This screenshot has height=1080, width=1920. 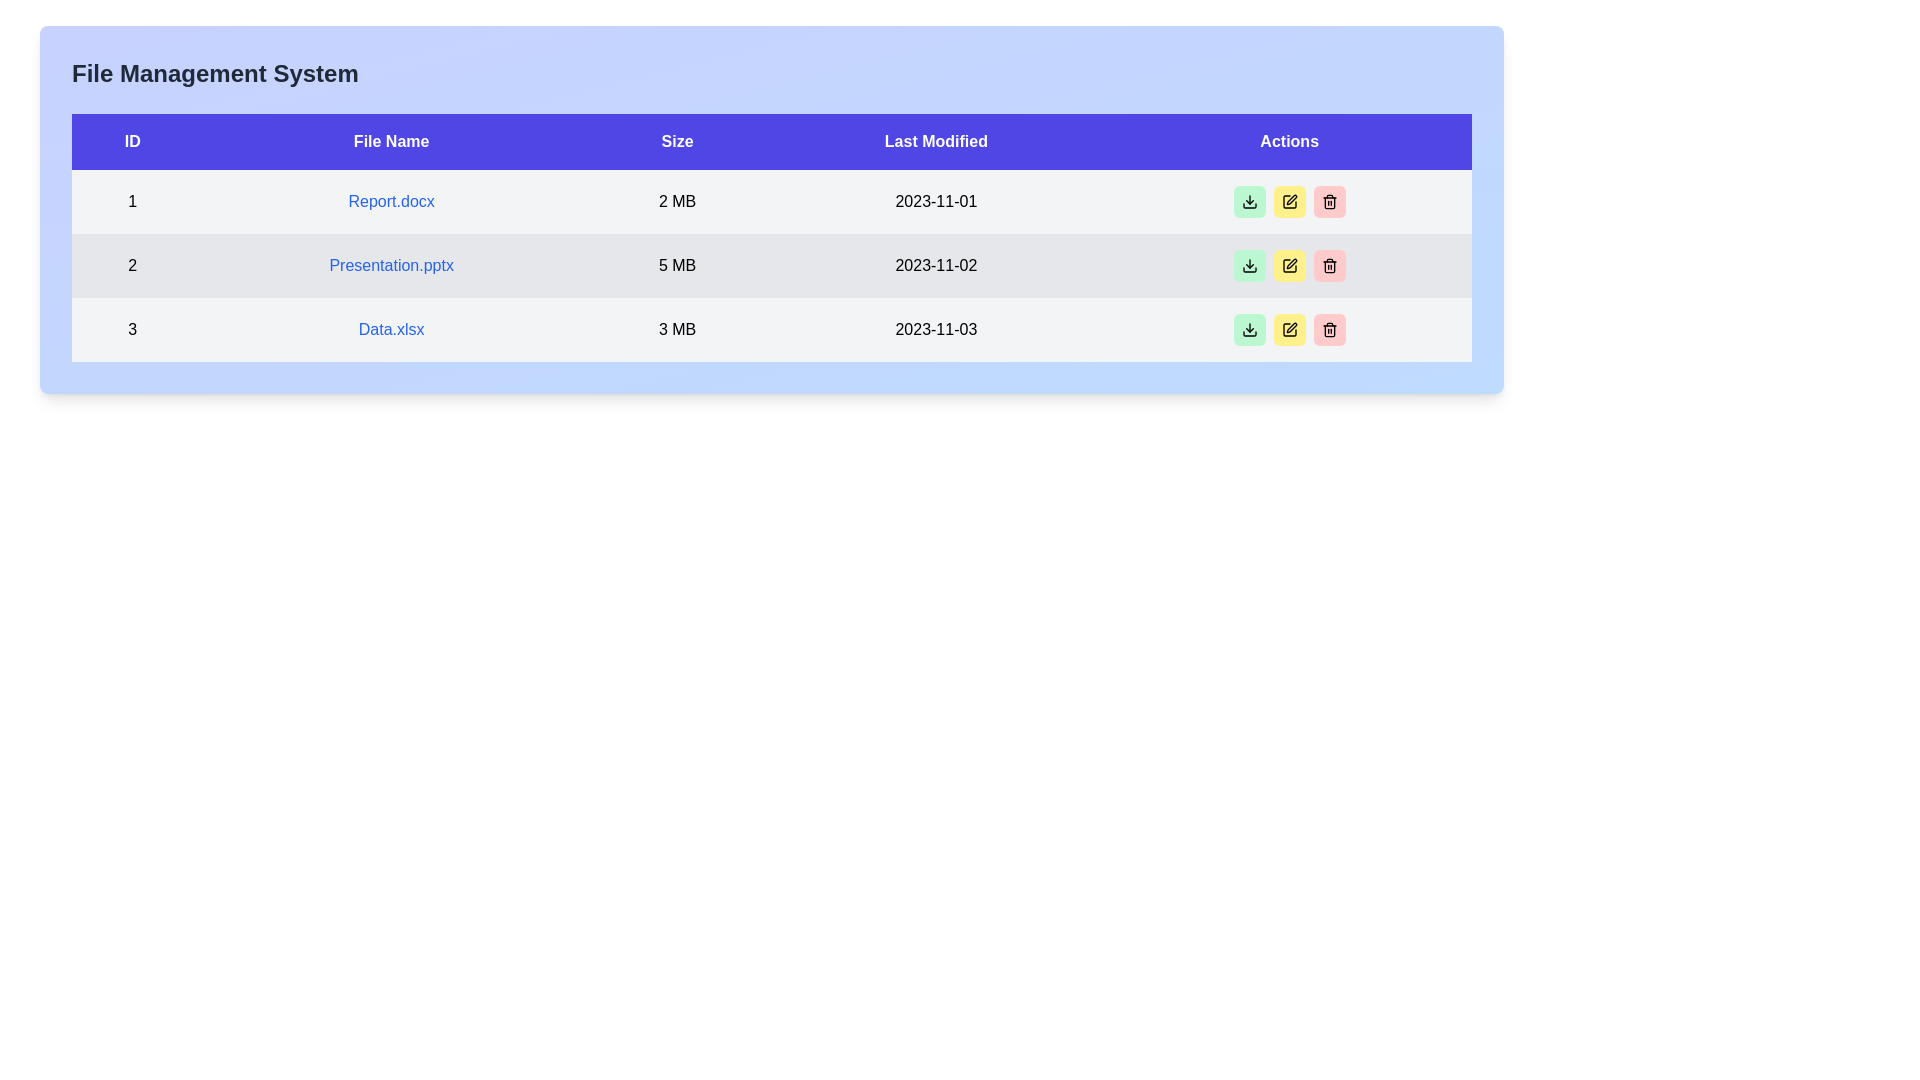 What do you see at coordinates (391, 329) in the screenshot?
I see `the clickable link 'Data.xlsx' styled in bold blue font located in the third row under the 'File Name' column of the table` at bounding box center [391, 329].